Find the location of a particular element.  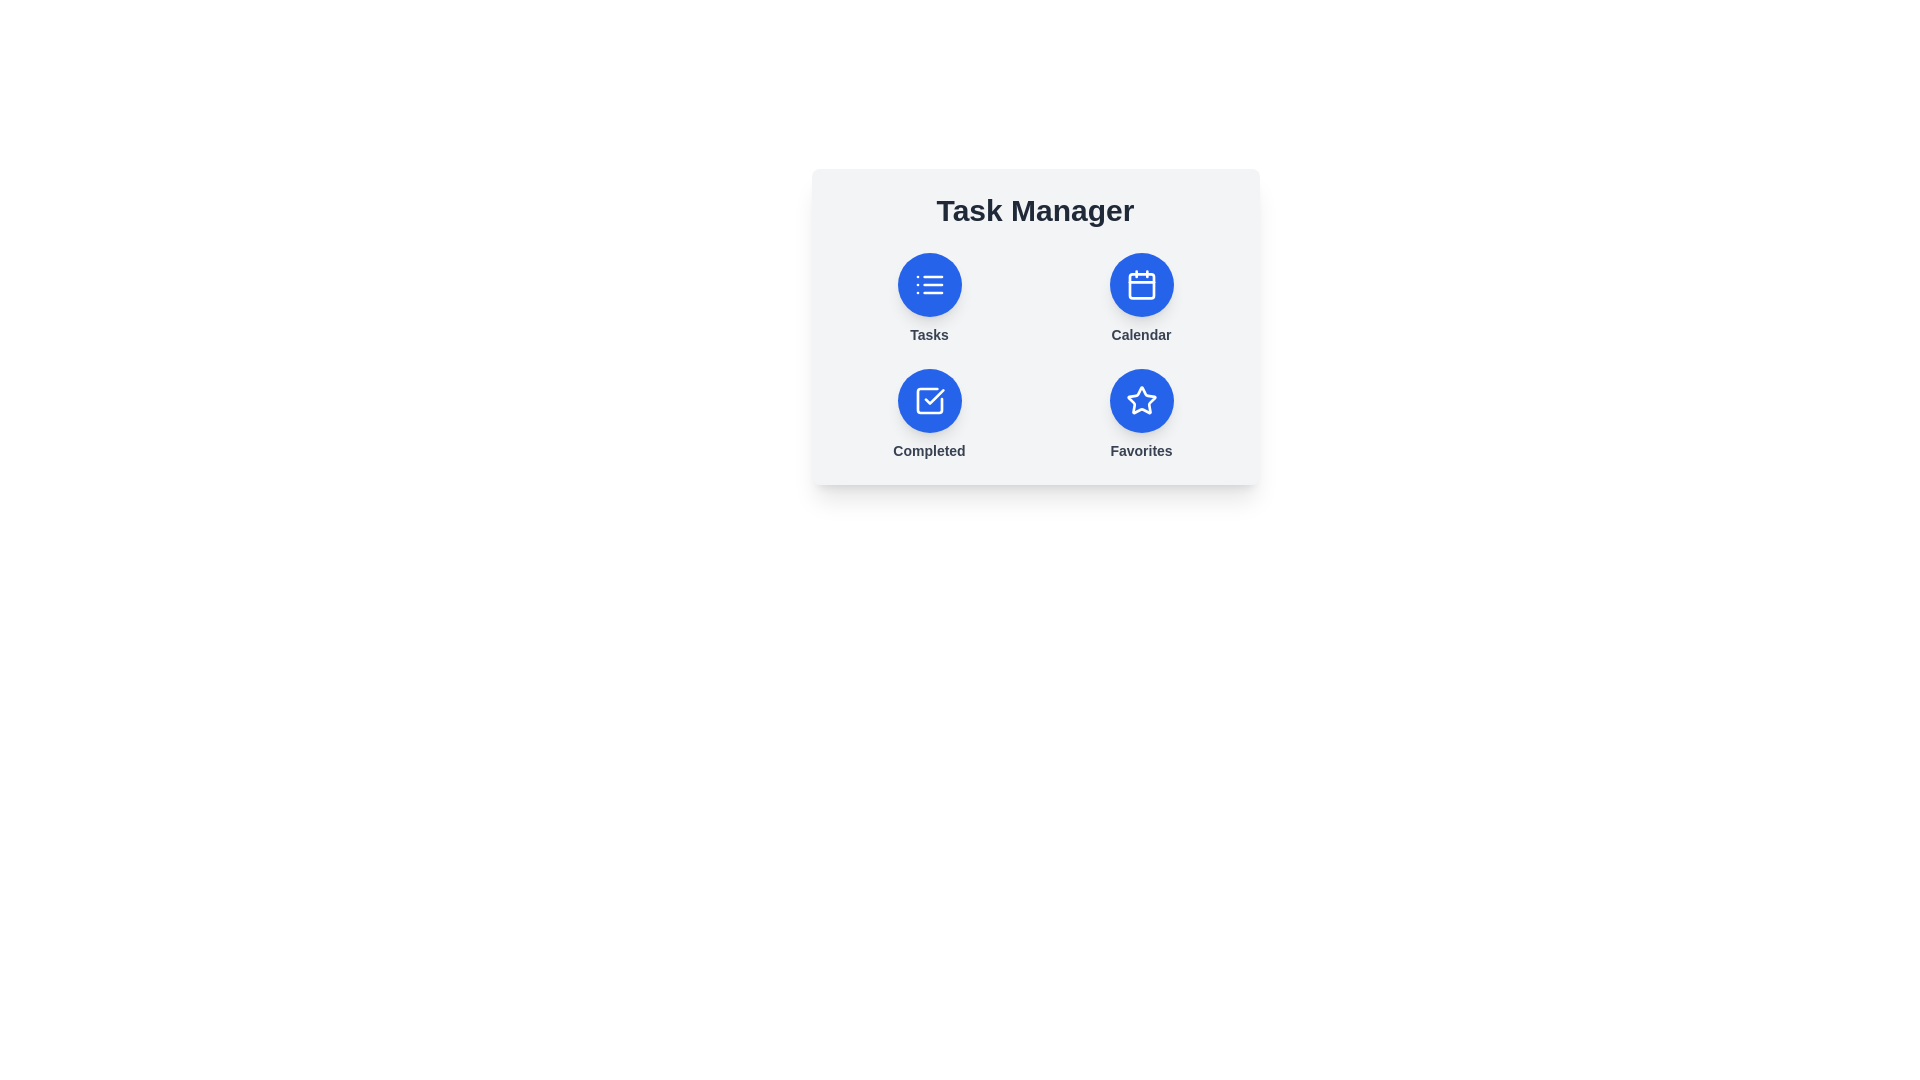

the button located at the top-left corner of the 'Tasks' section in the 'Task Manager' interface is located at coordinates (928, 285).